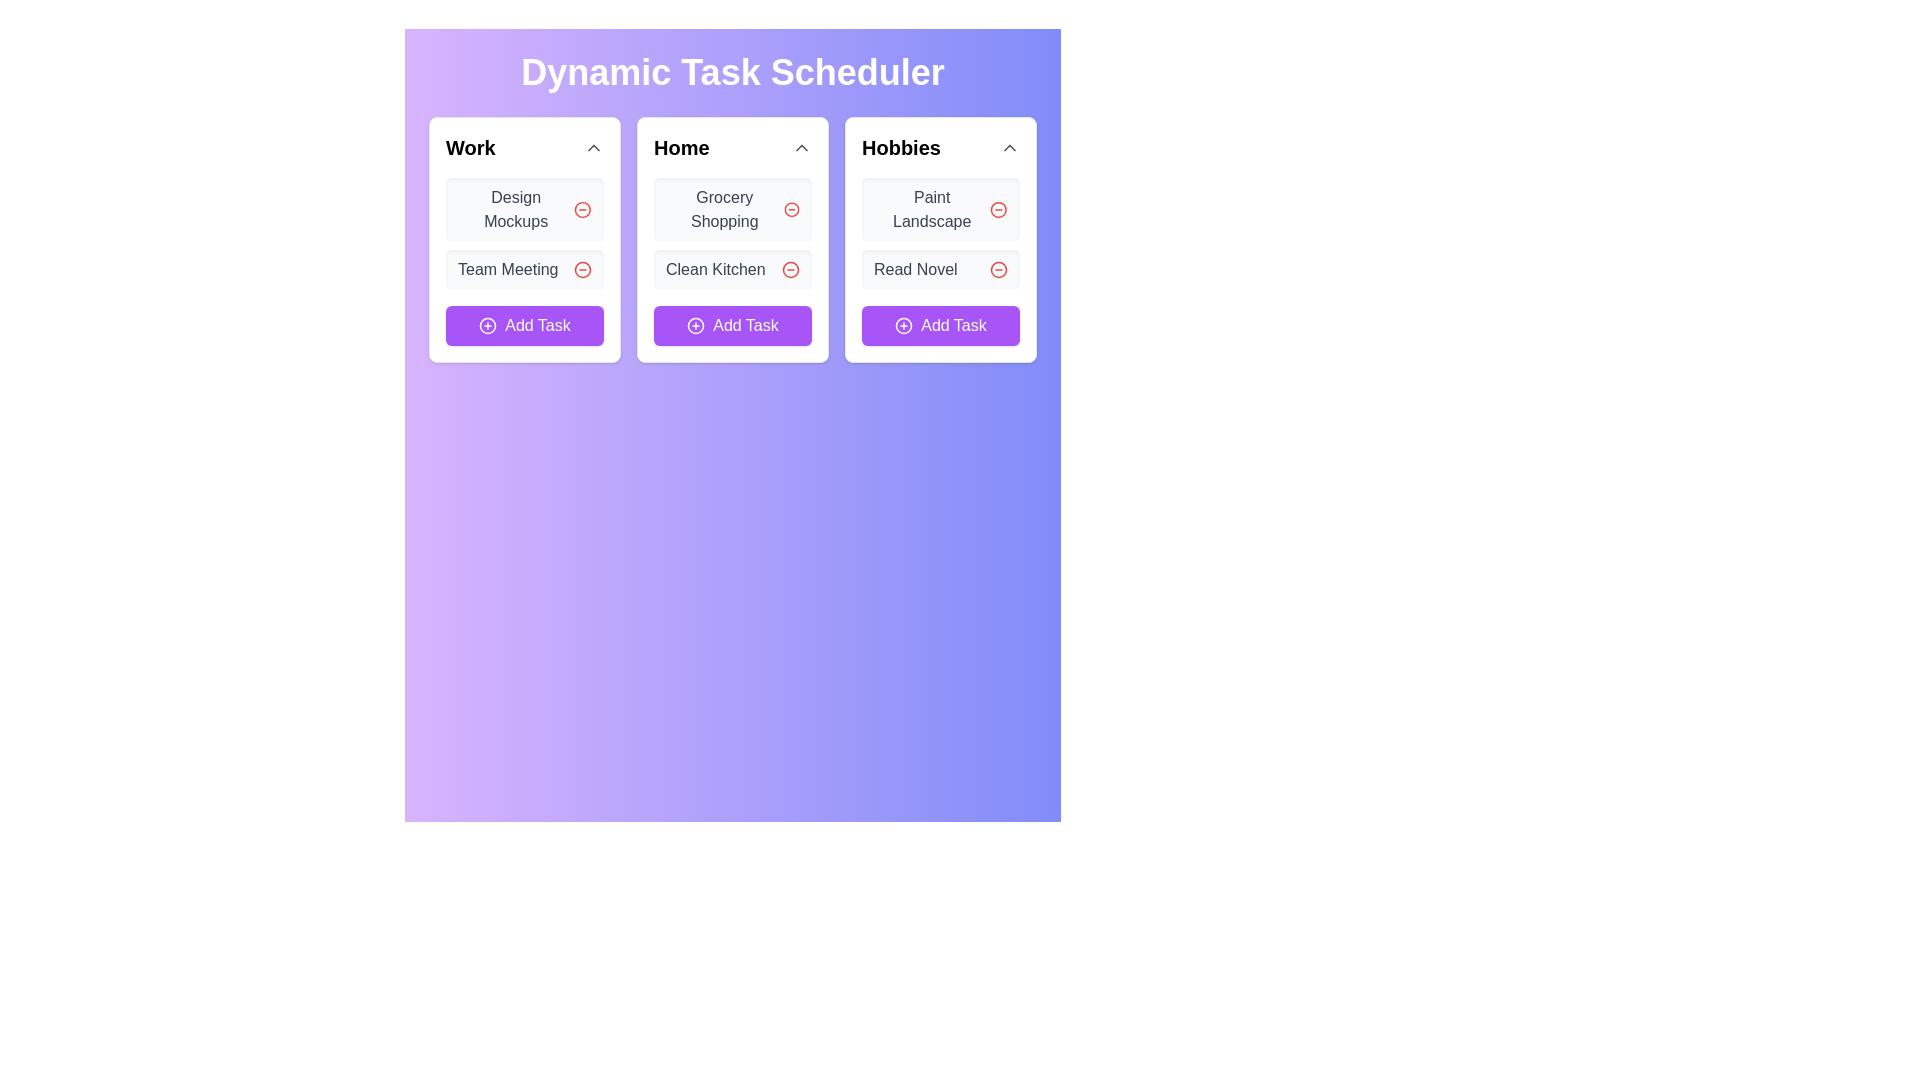  I want to click on the interactive remove button for the 'Paint Landscape' task located, so click(999, 209).